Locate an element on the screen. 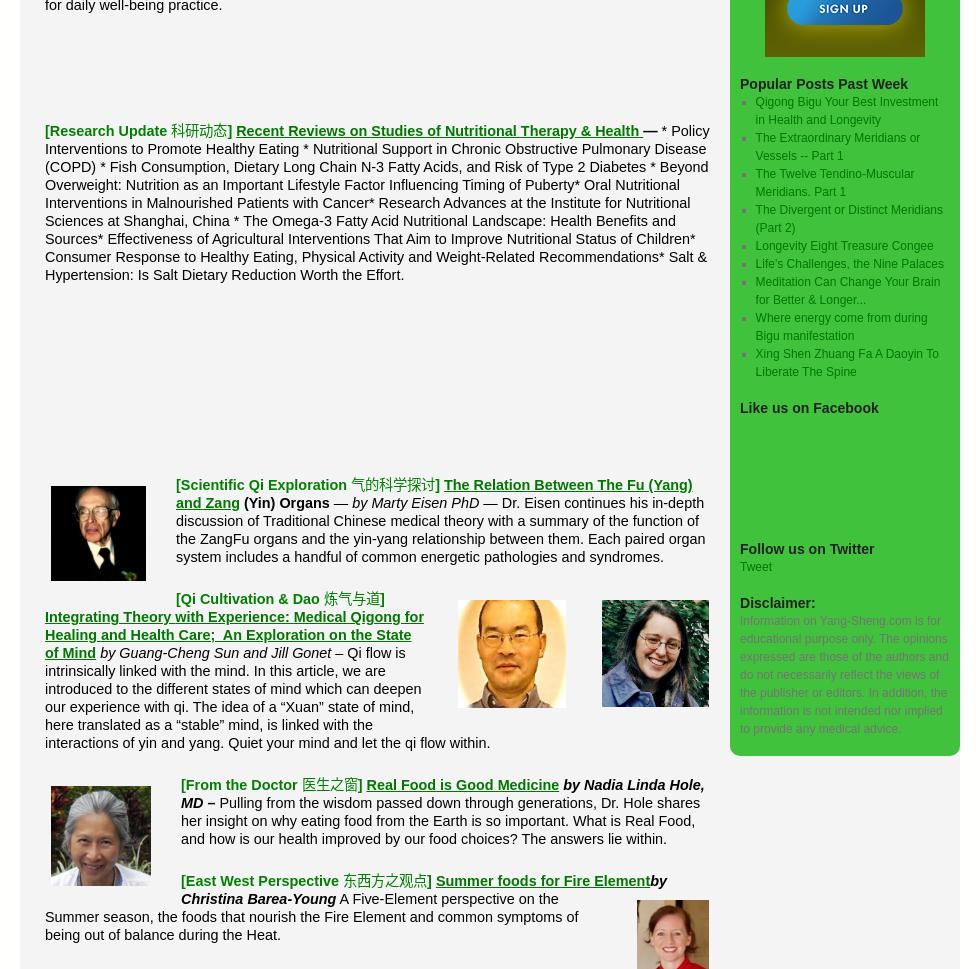 The height and width of the screenshot is (969, 980). 'Longevity Eight Treasure Congee' is located at coordinates (754, 243).